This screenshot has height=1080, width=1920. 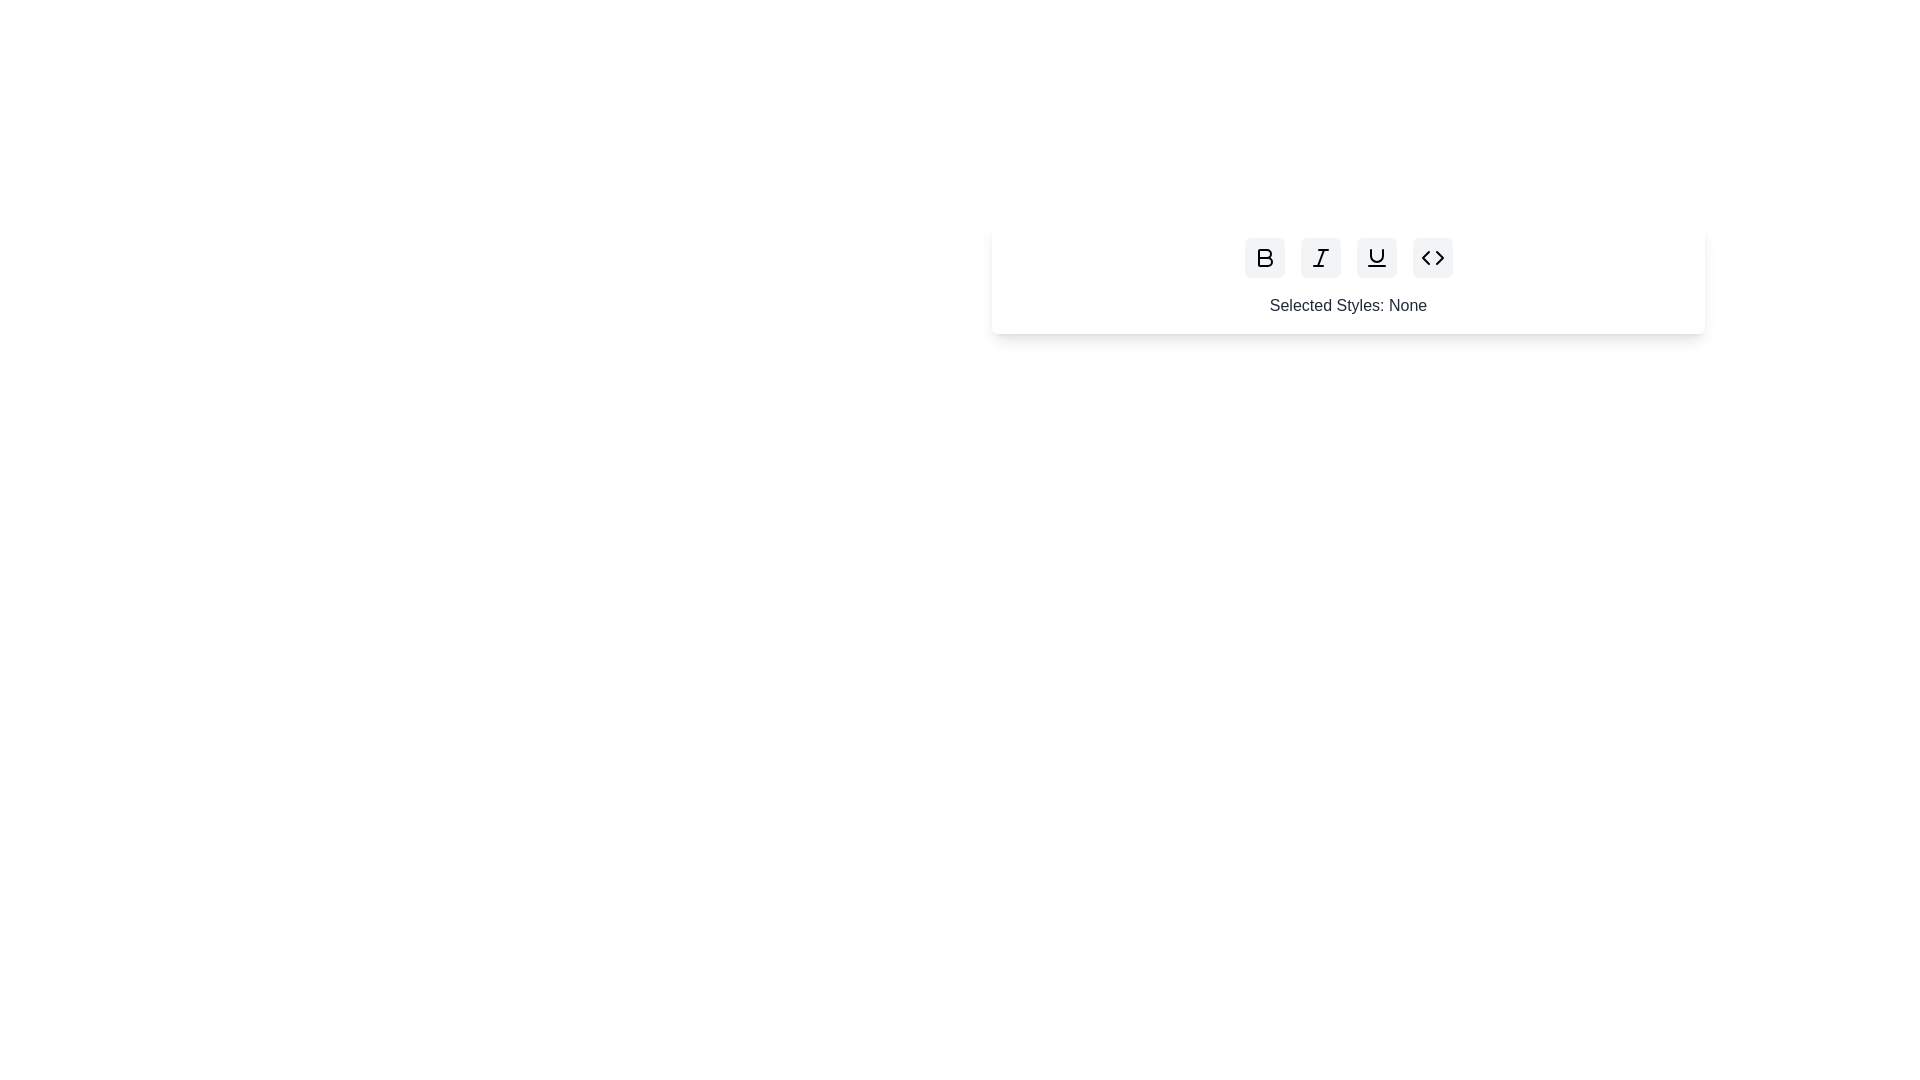 What do you see at coordinates (1263, 257) in the screenshot?
I see `the Bold style button to toggle the Bold style` at bounding box center [1263, 257].